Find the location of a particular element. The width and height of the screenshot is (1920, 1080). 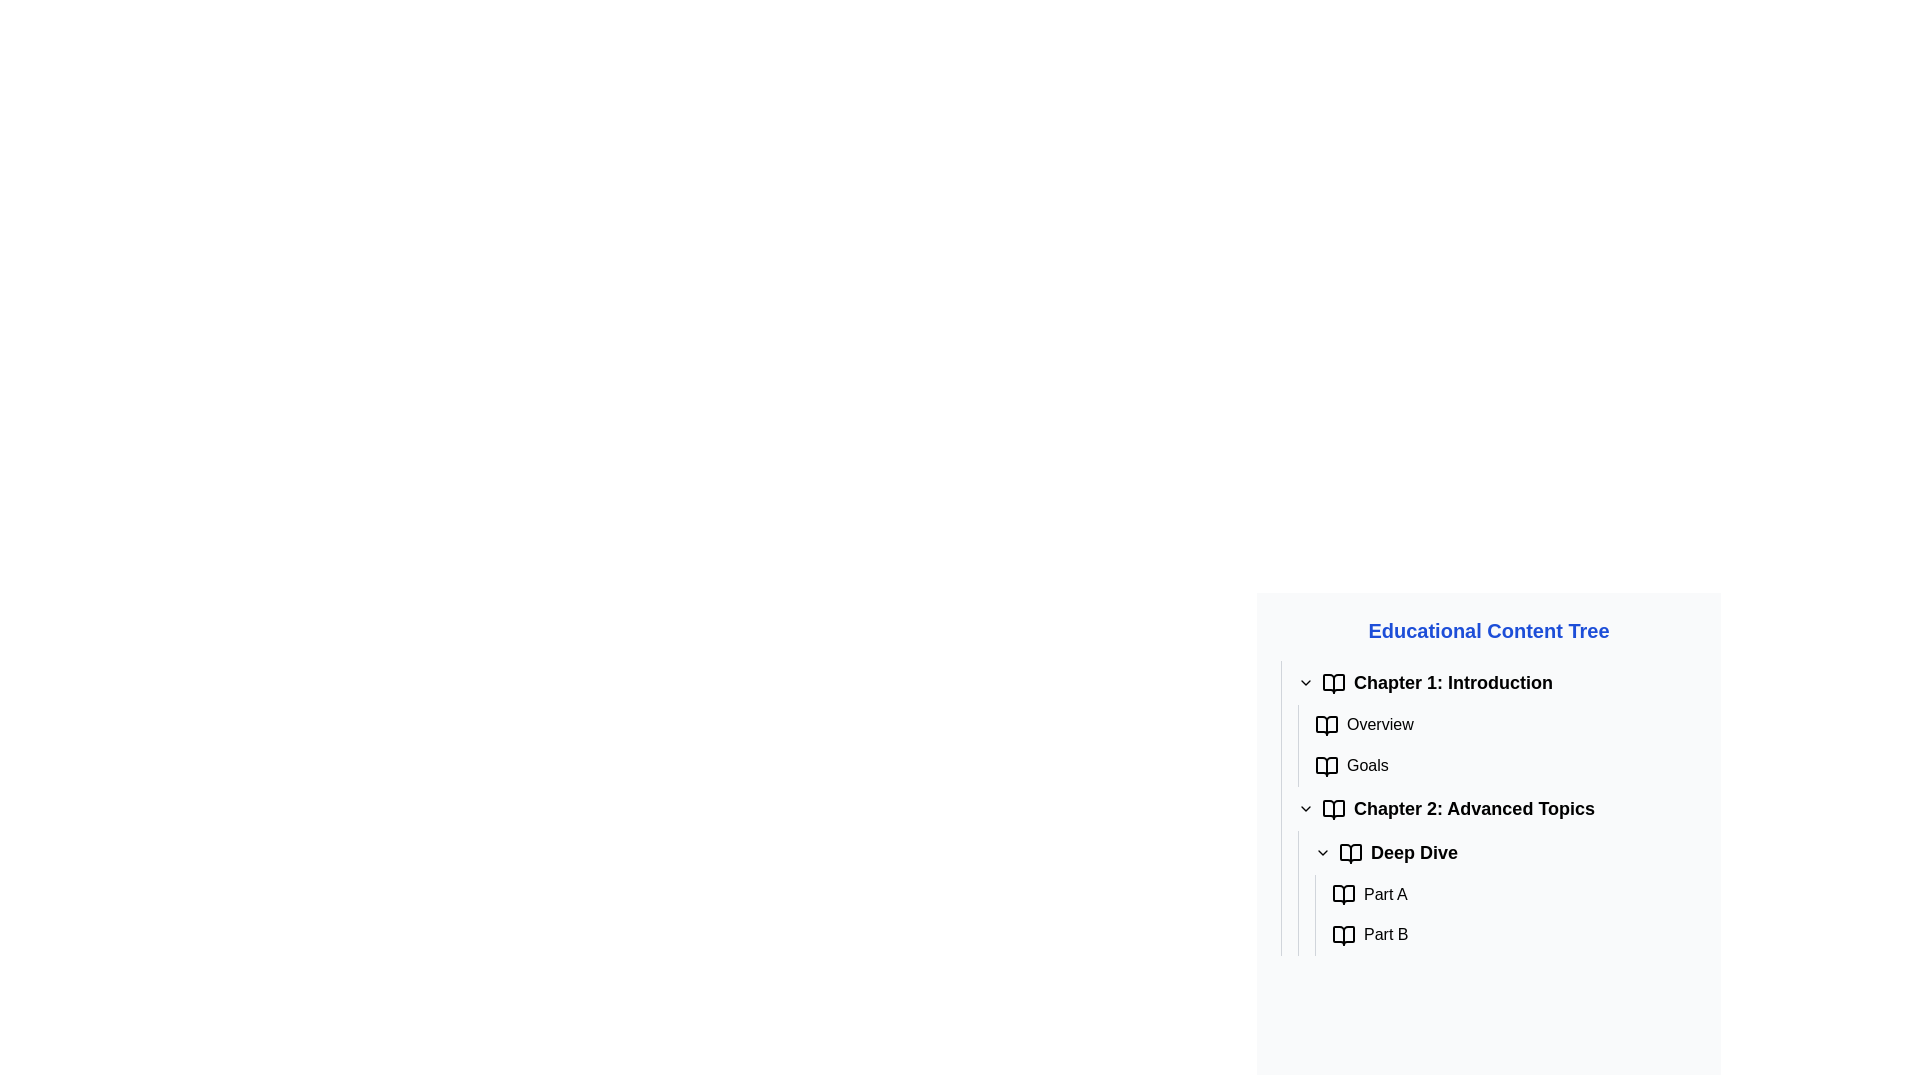

the toggle icon is located at coordinates (1323, 852).